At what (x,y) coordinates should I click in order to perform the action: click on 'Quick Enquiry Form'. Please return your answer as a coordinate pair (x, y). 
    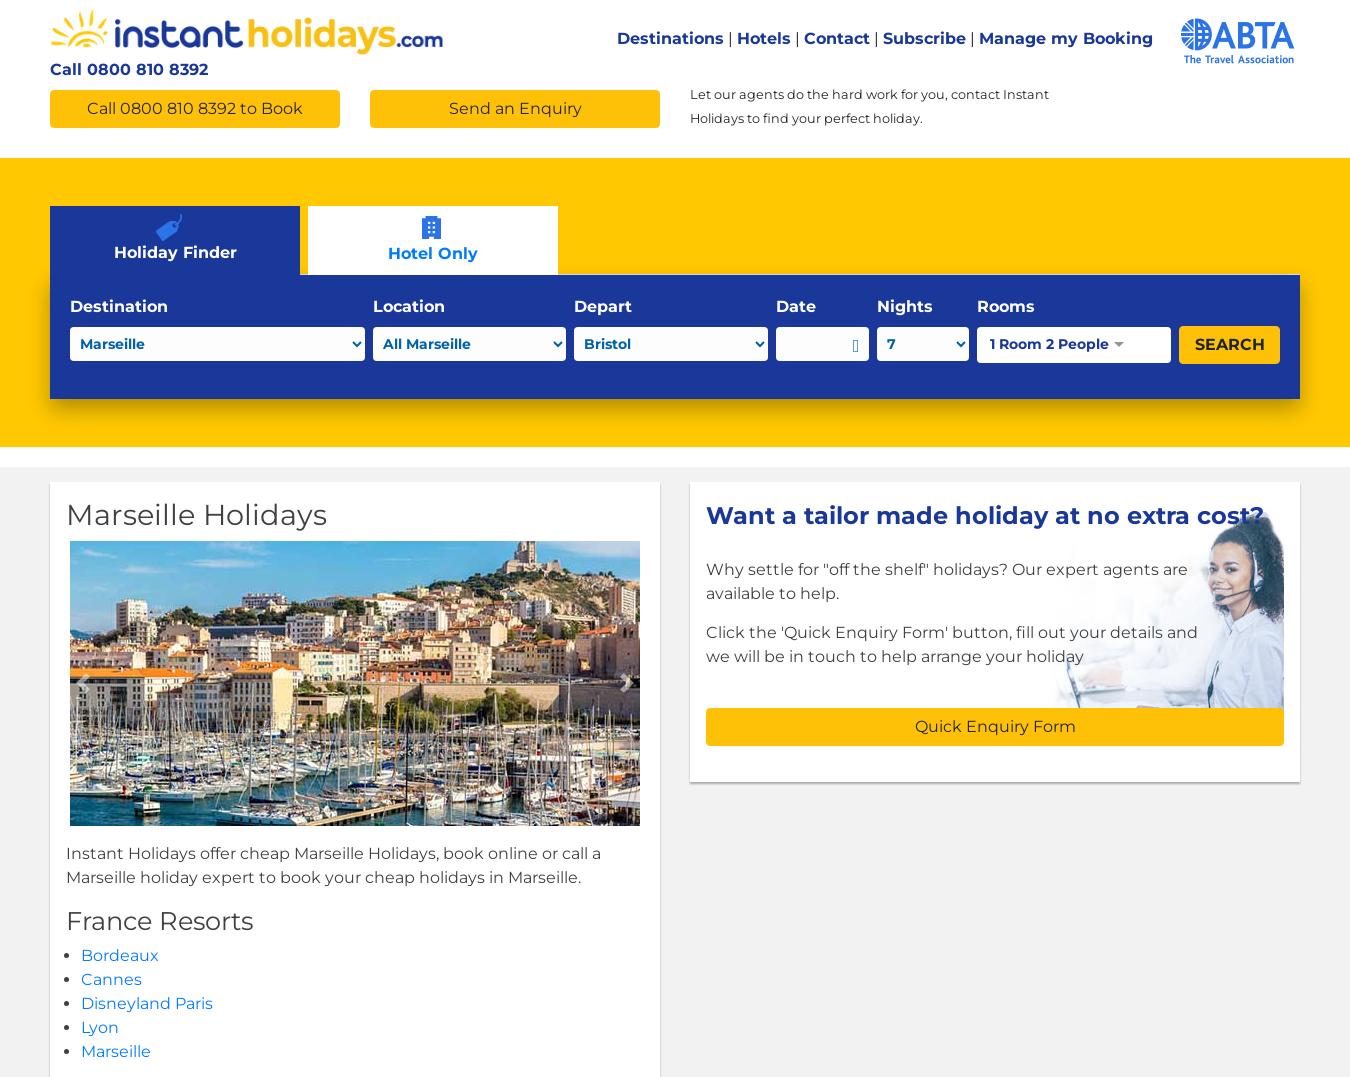
    Looking at the image, I should click on (993, 725).